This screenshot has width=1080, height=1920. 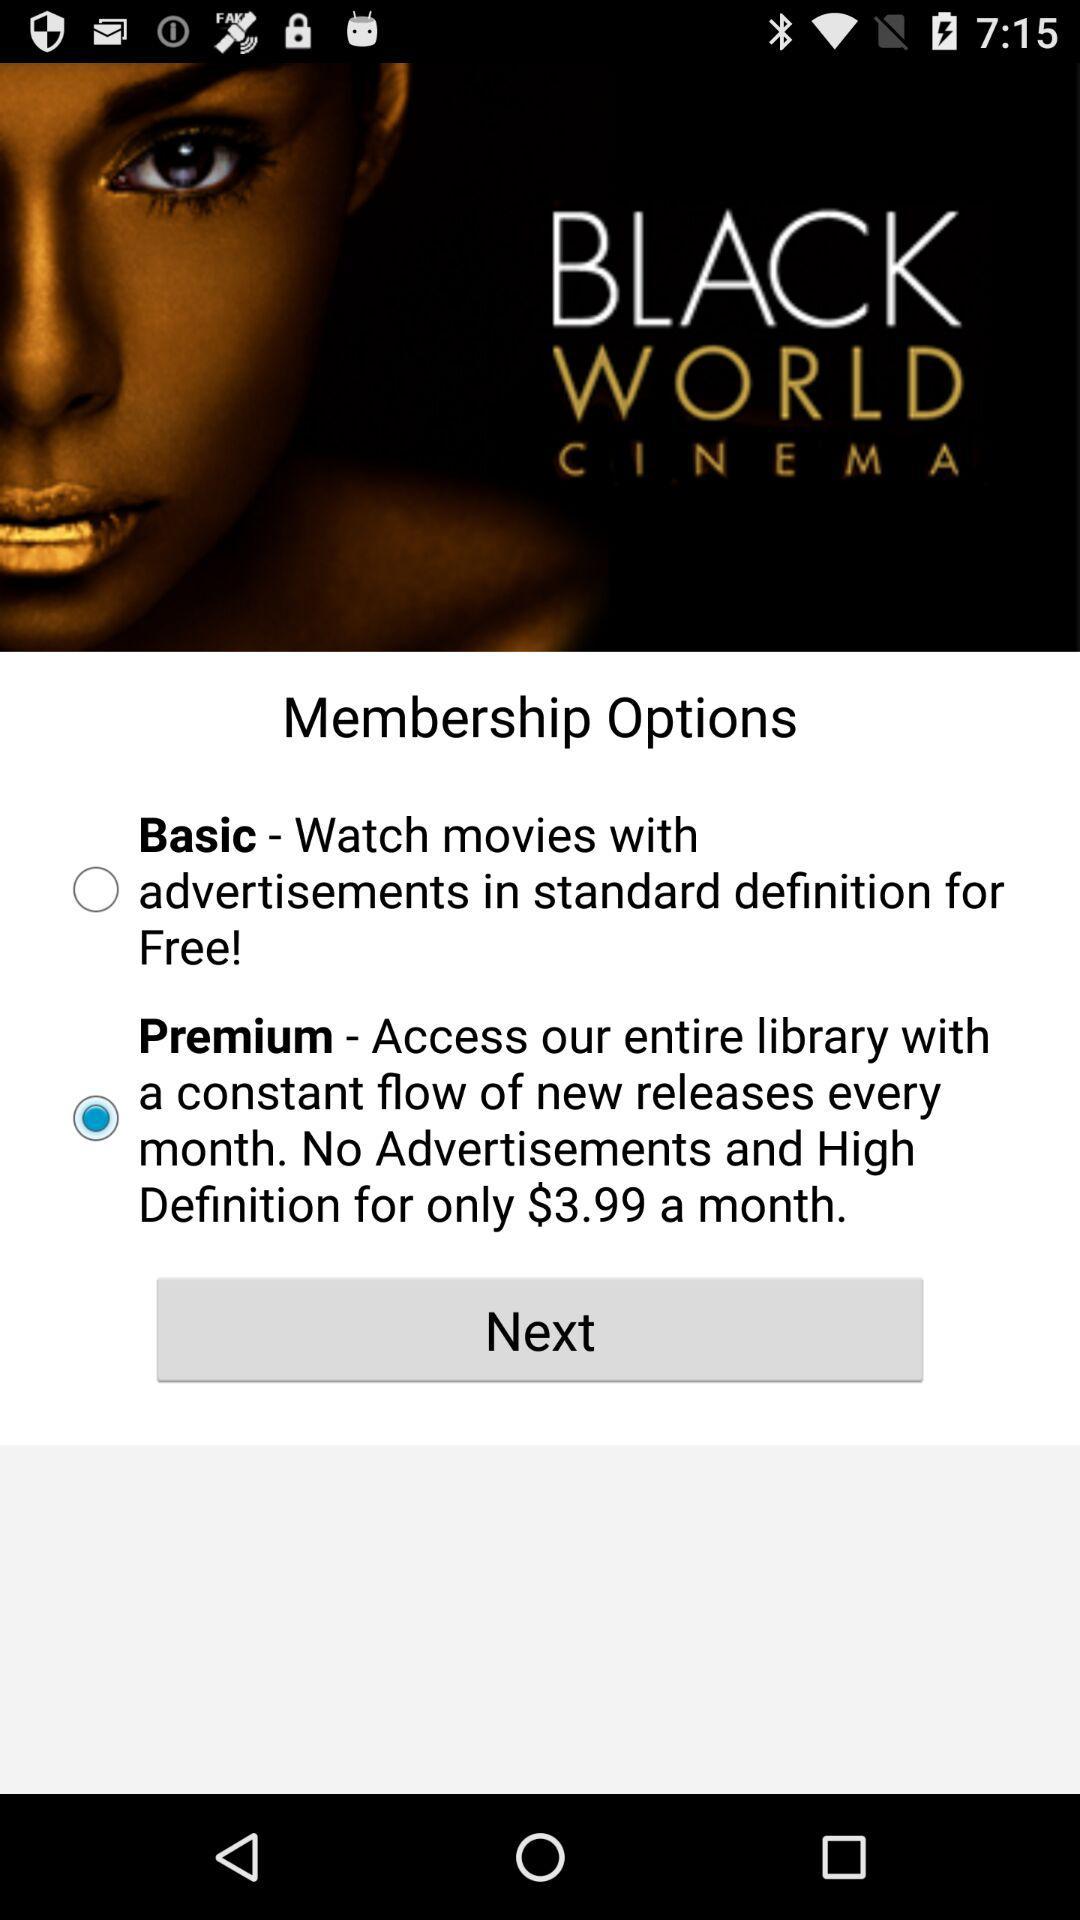 I want to click on item above the premium access our icon, so click(x=540, y=888).